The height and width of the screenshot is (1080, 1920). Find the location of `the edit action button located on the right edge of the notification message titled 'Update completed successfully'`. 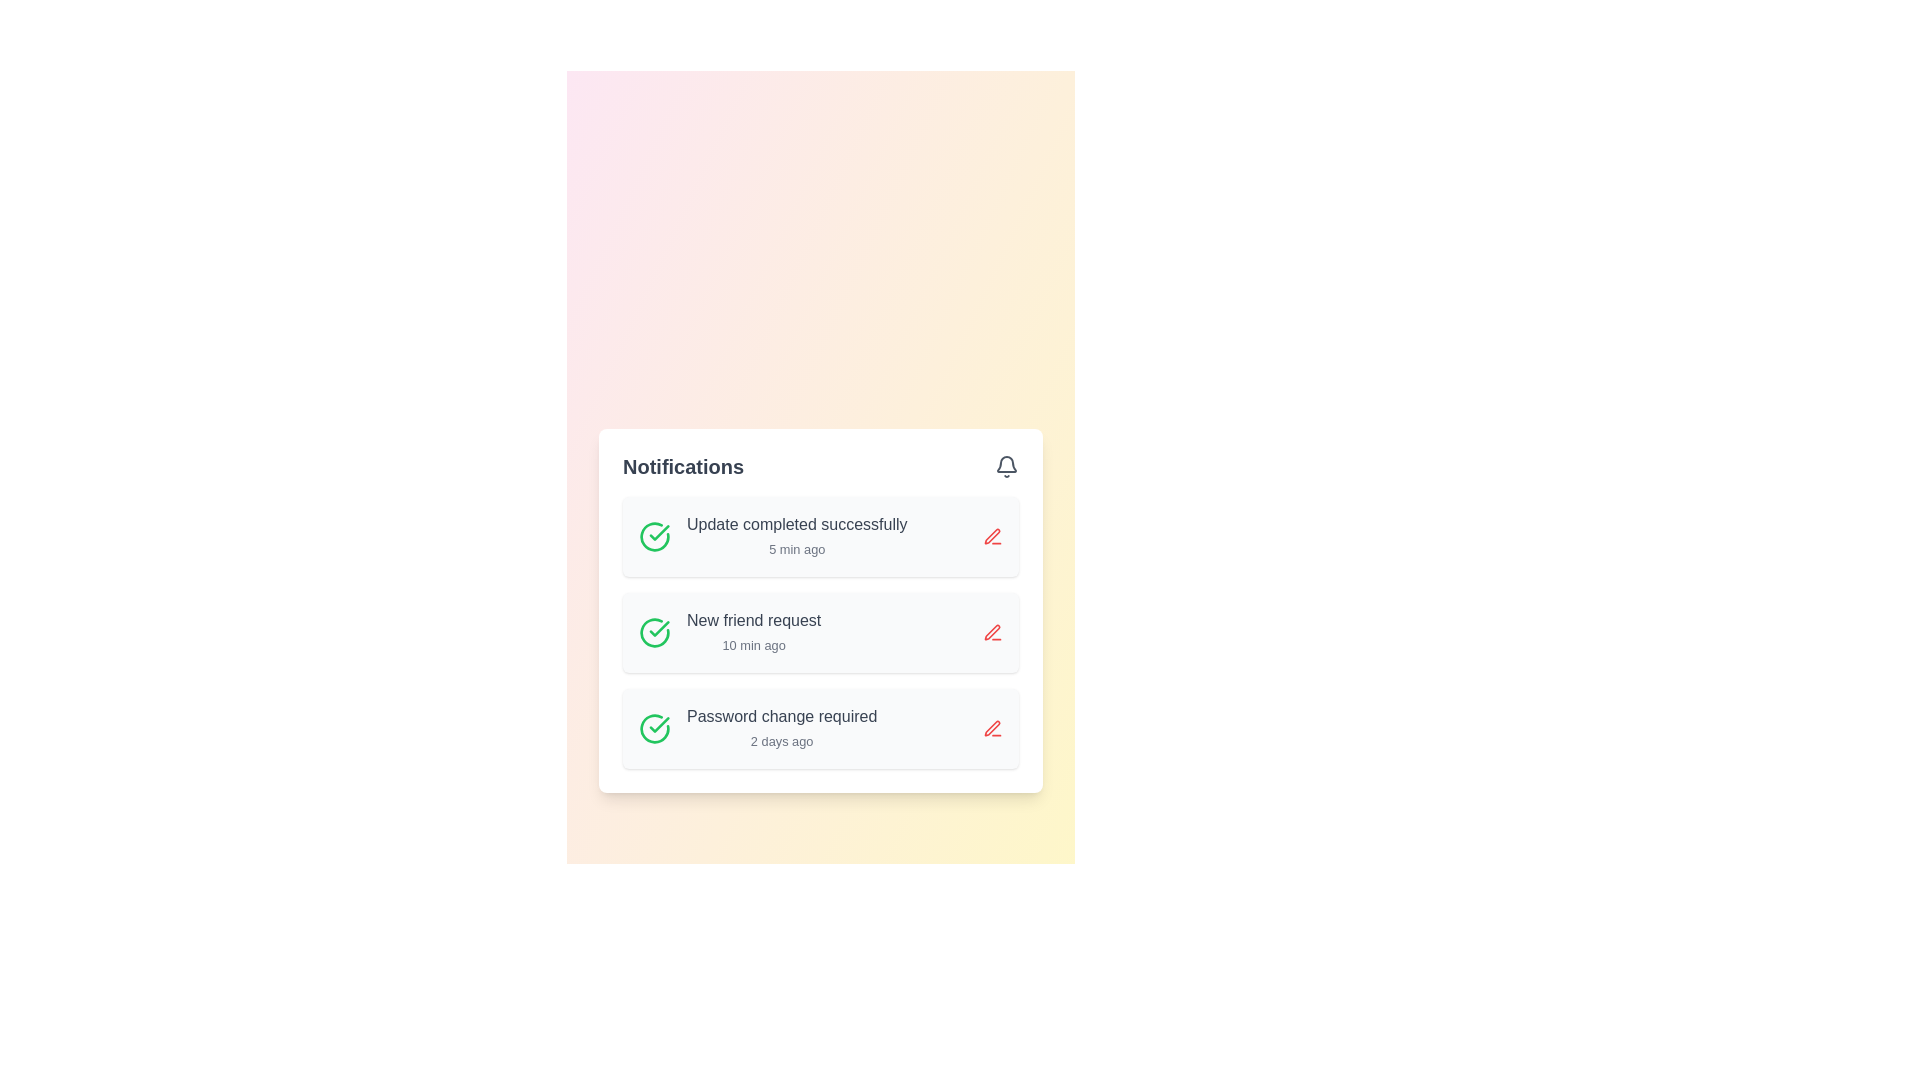

the edit action button located on the right edge of the notification message titled 'Update completed successfully' is located at coordinates (993, 535).